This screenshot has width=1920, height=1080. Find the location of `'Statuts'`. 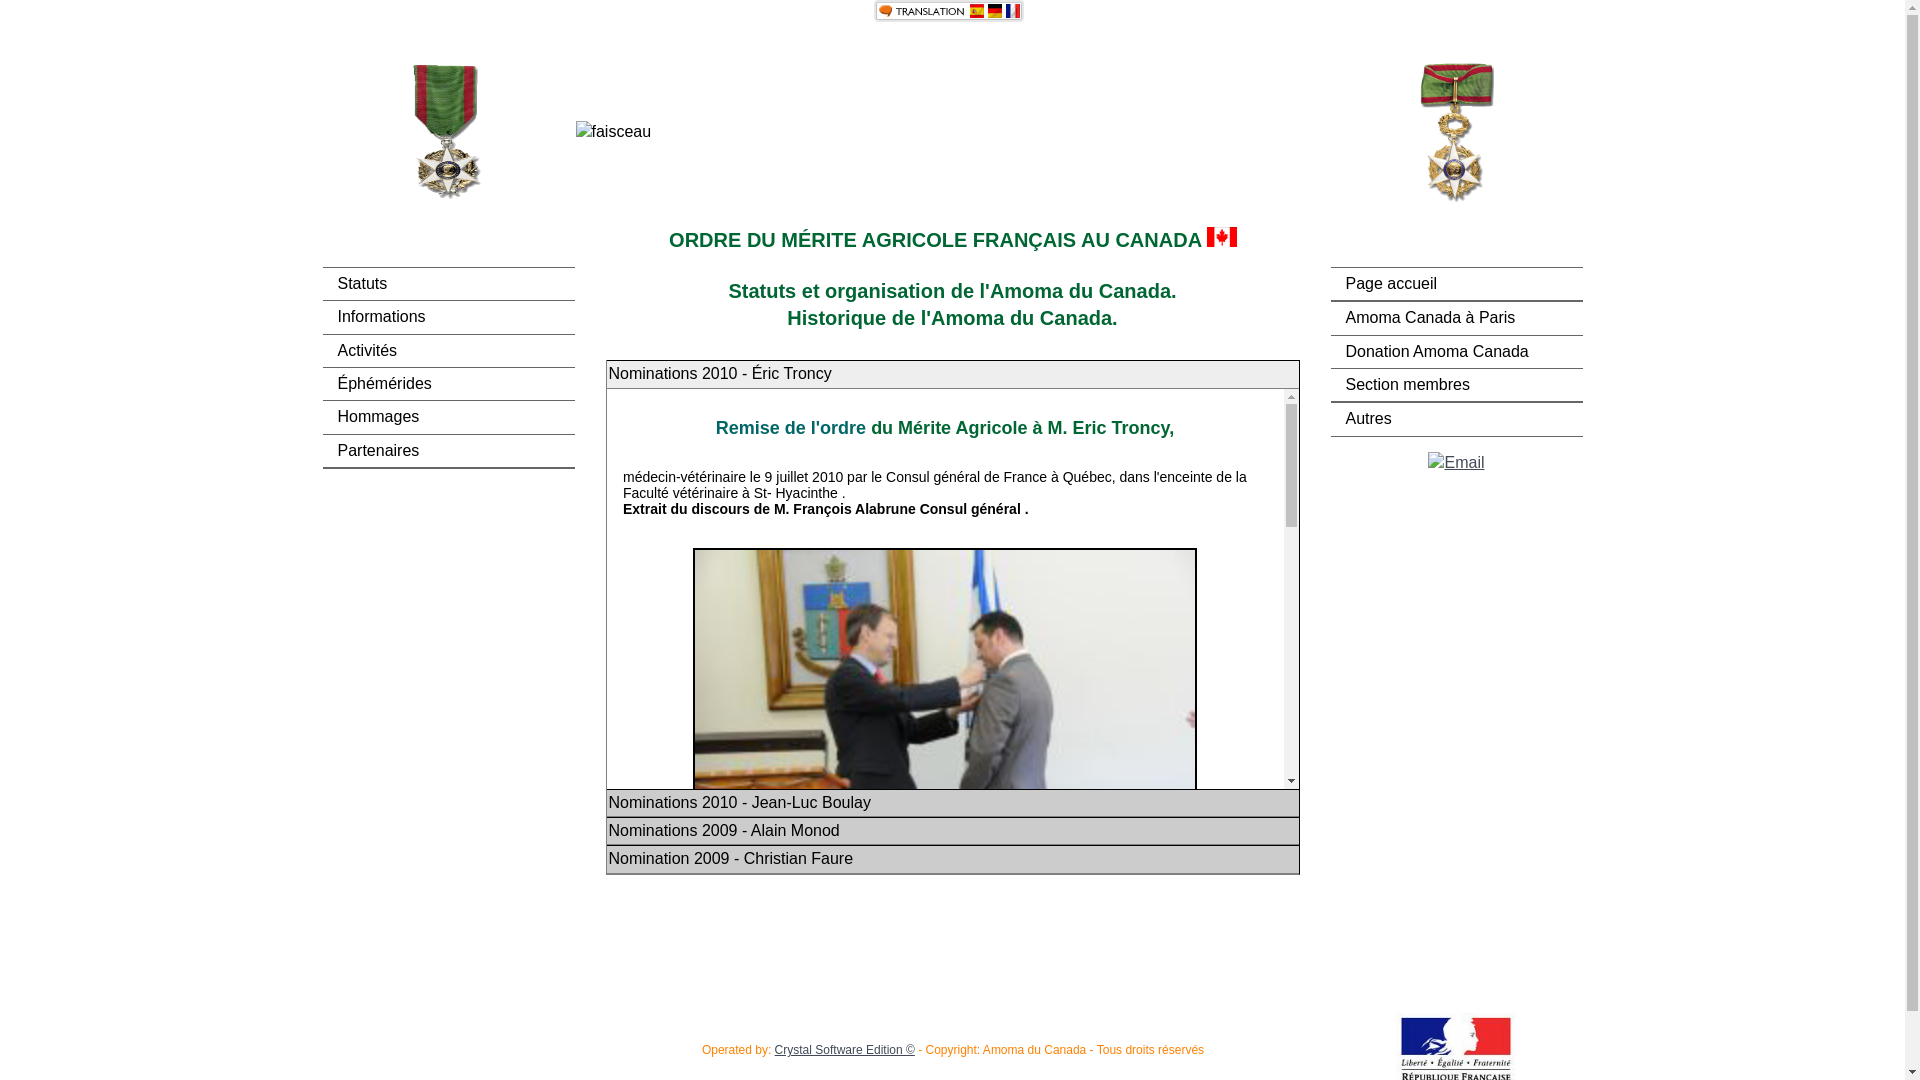

'Statuts' is located at coordinates (446, 284).